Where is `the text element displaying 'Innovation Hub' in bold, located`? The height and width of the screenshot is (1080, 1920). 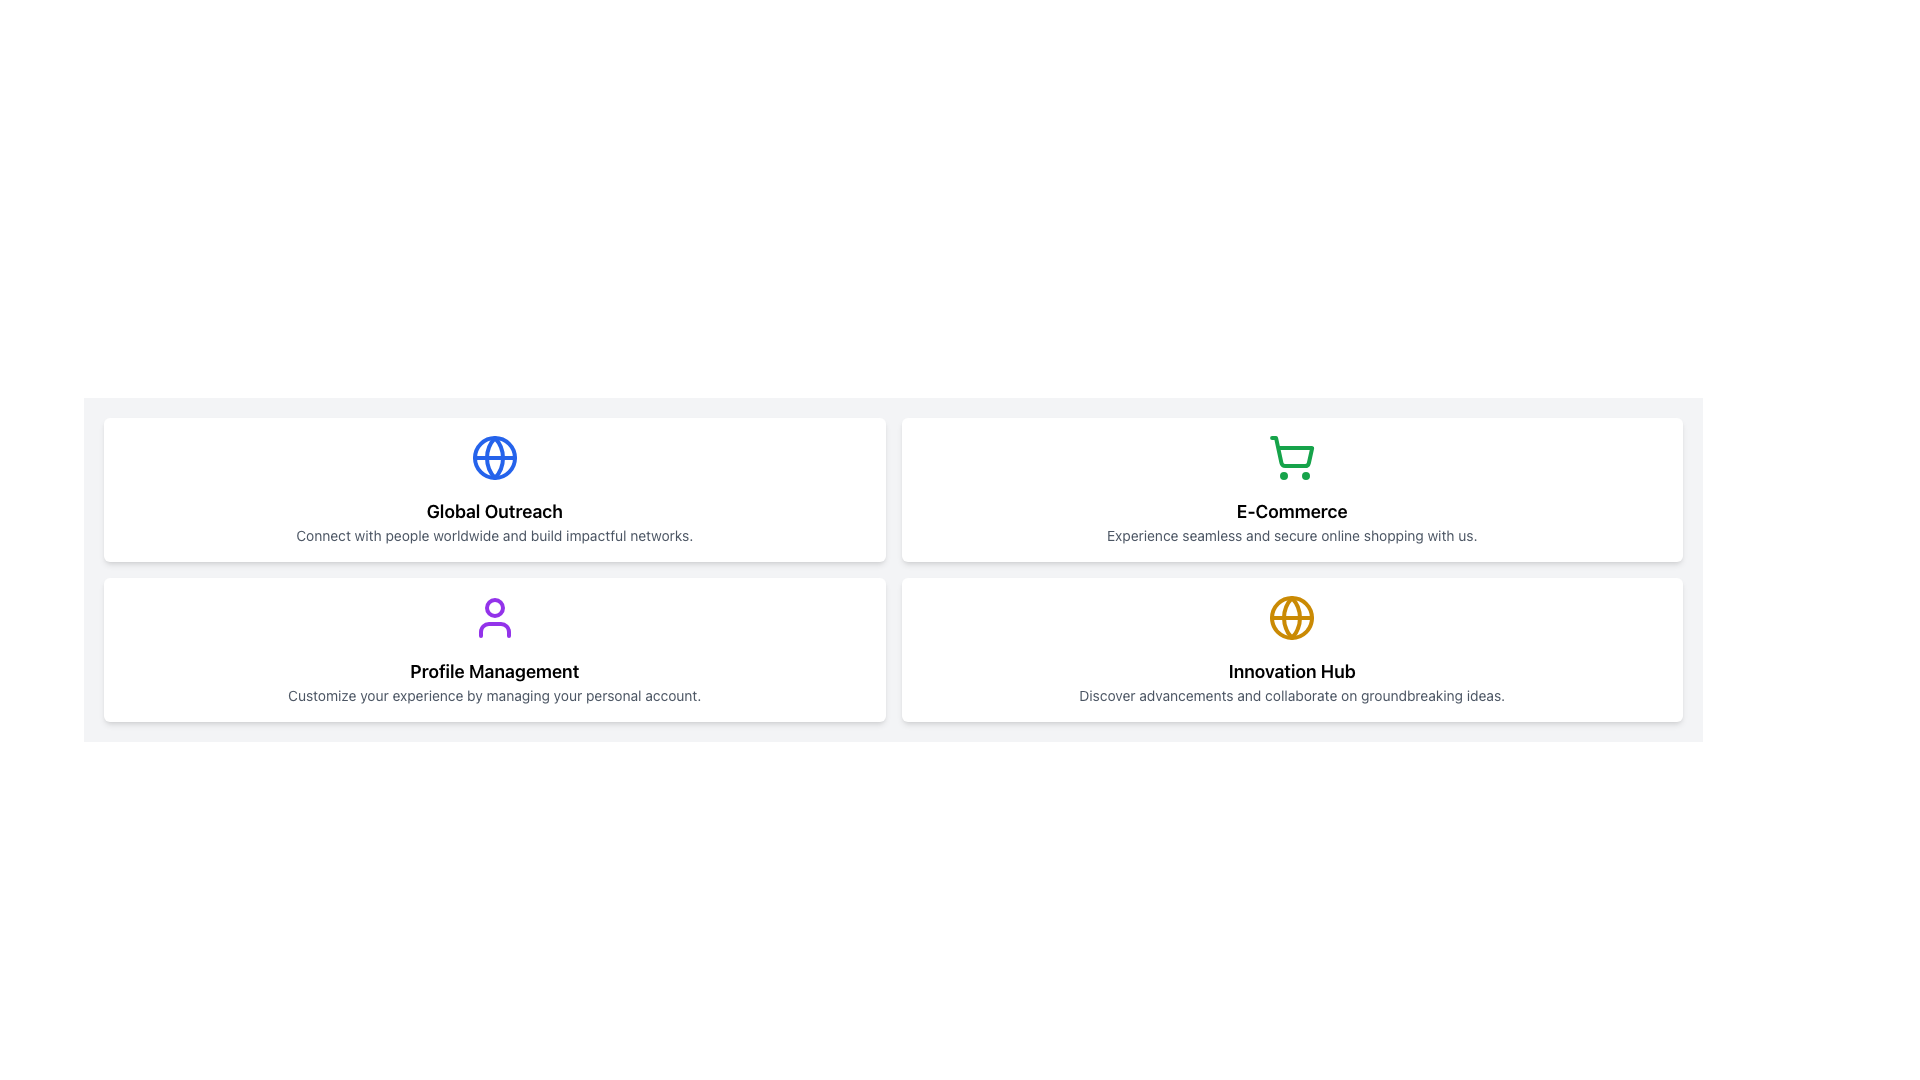 the text element displaying 'Innovation Hub' in bold, located is located at coordinates (1292, 671).